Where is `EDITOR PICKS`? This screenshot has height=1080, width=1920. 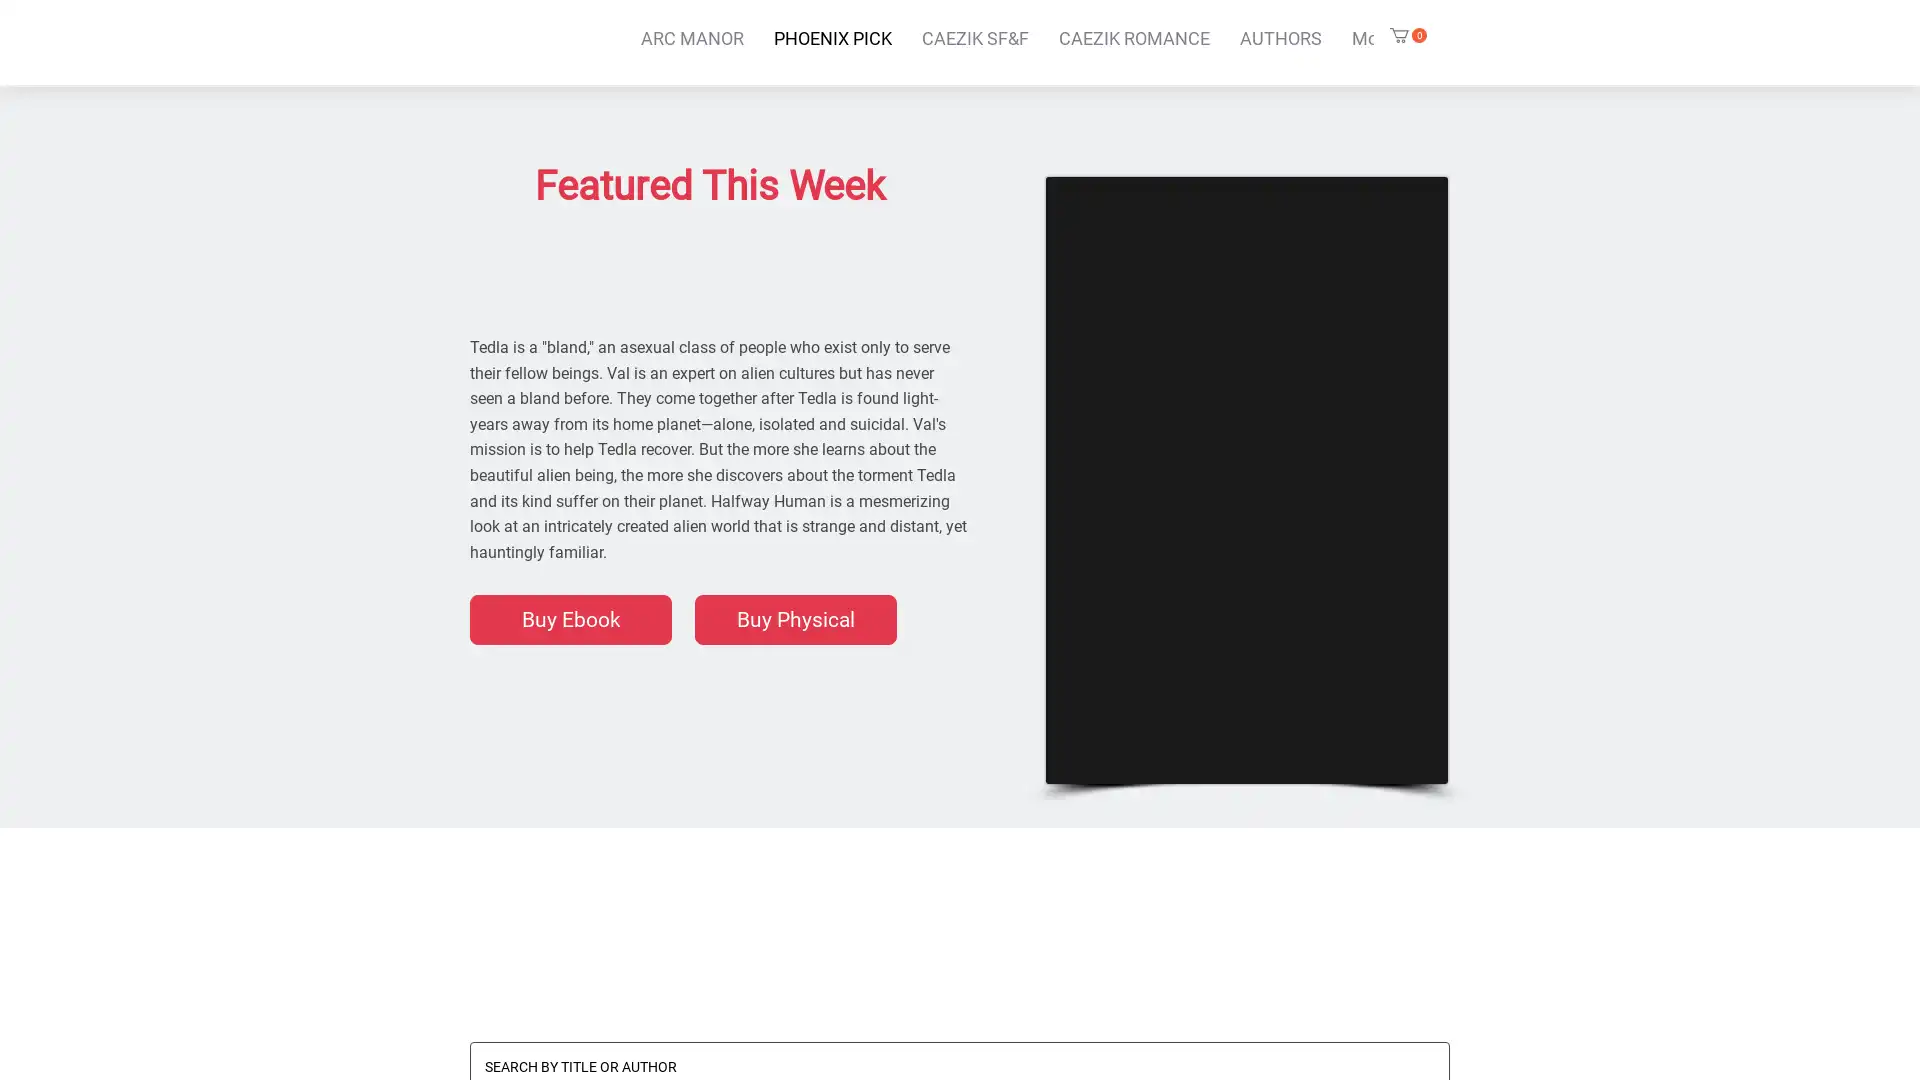 EDITOR PICKS is located at coordinates (830, 998).